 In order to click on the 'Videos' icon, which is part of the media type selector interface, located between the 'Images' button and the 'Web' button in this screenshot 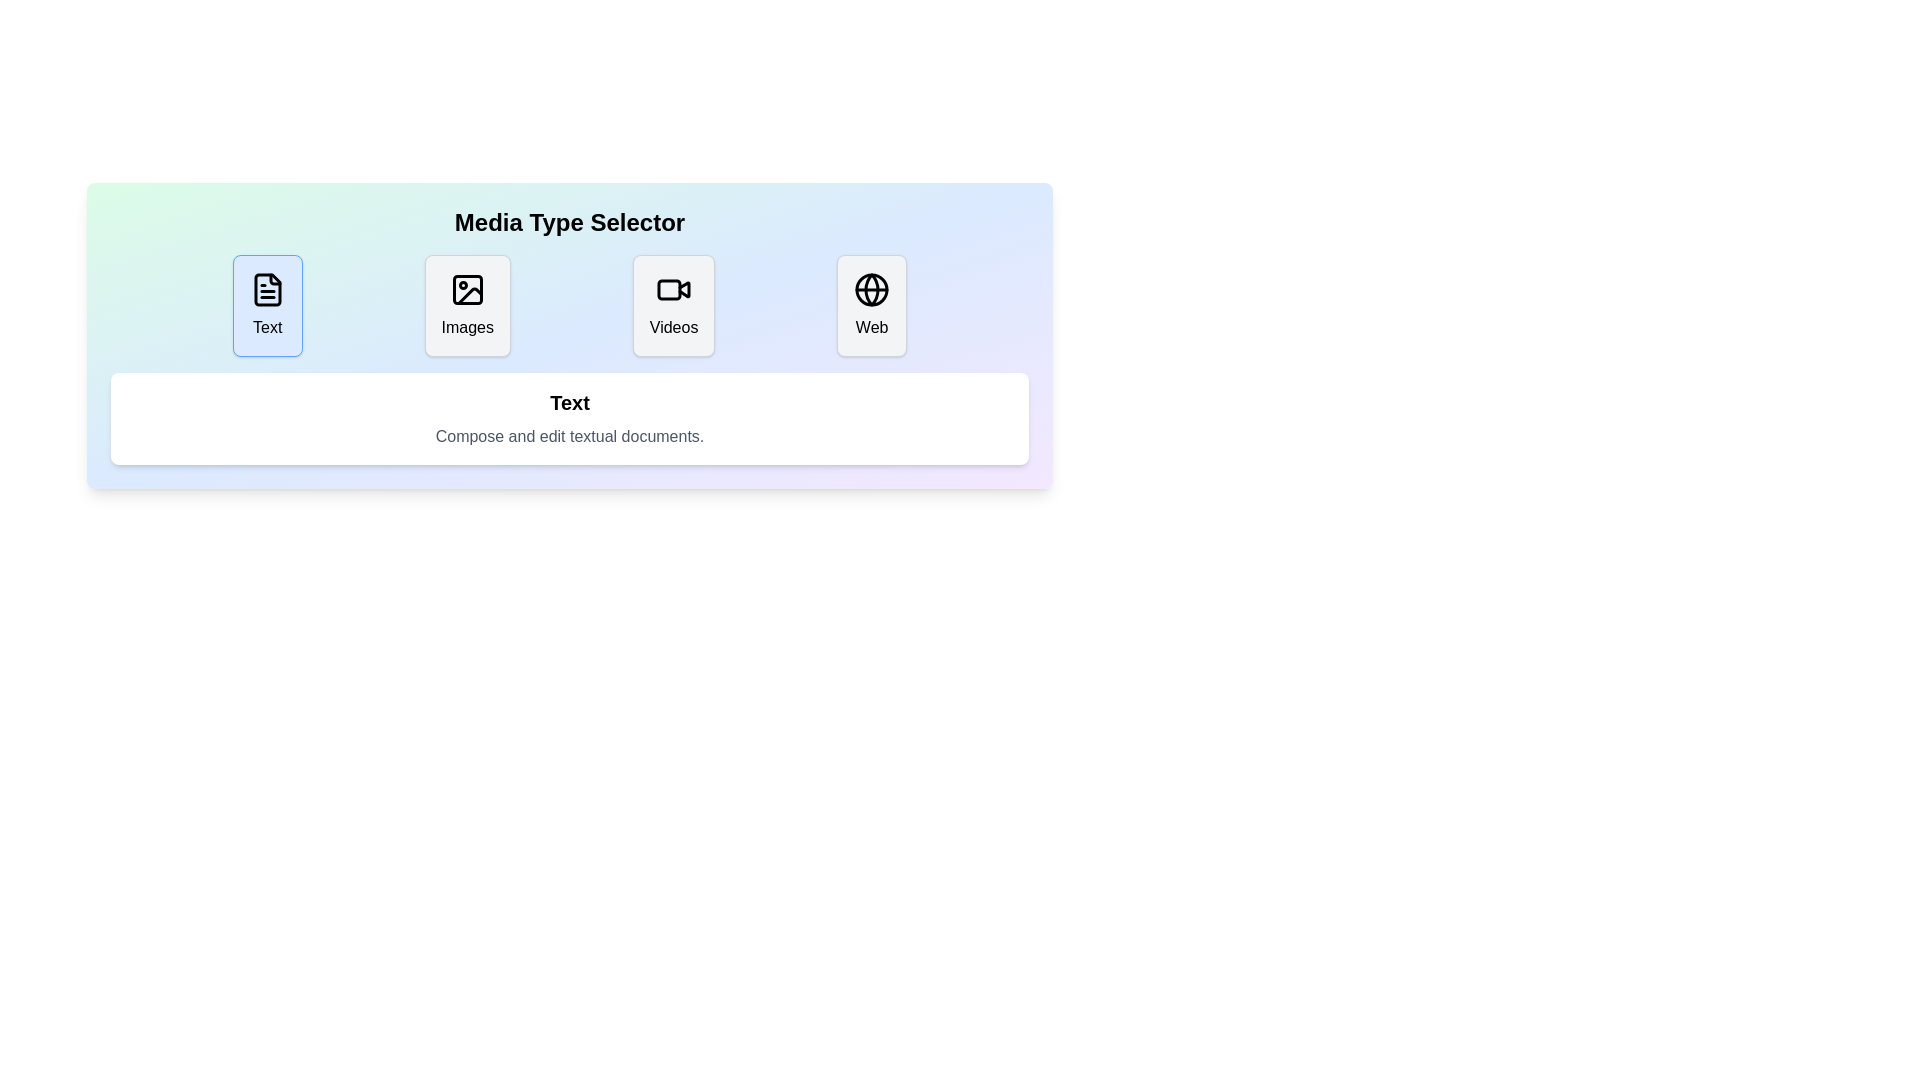, I will do `click(673, 289)`.